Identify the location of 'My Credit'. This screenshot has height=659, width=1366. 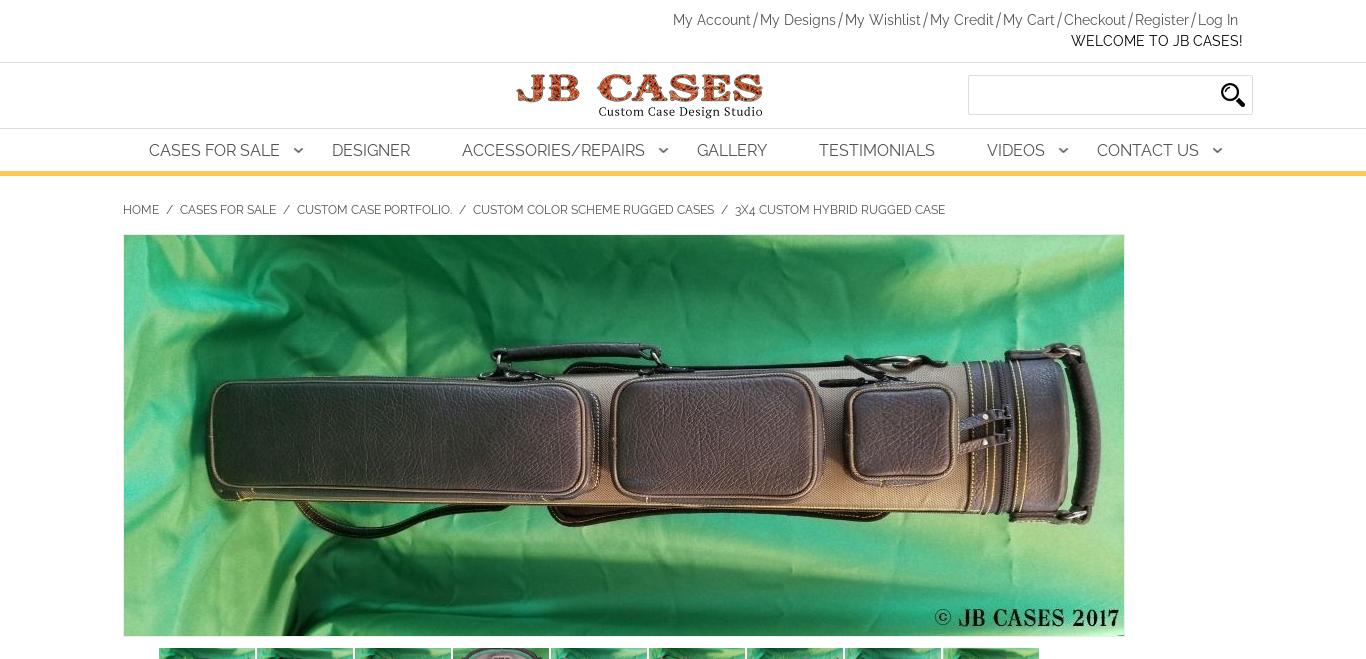
(961, 19).